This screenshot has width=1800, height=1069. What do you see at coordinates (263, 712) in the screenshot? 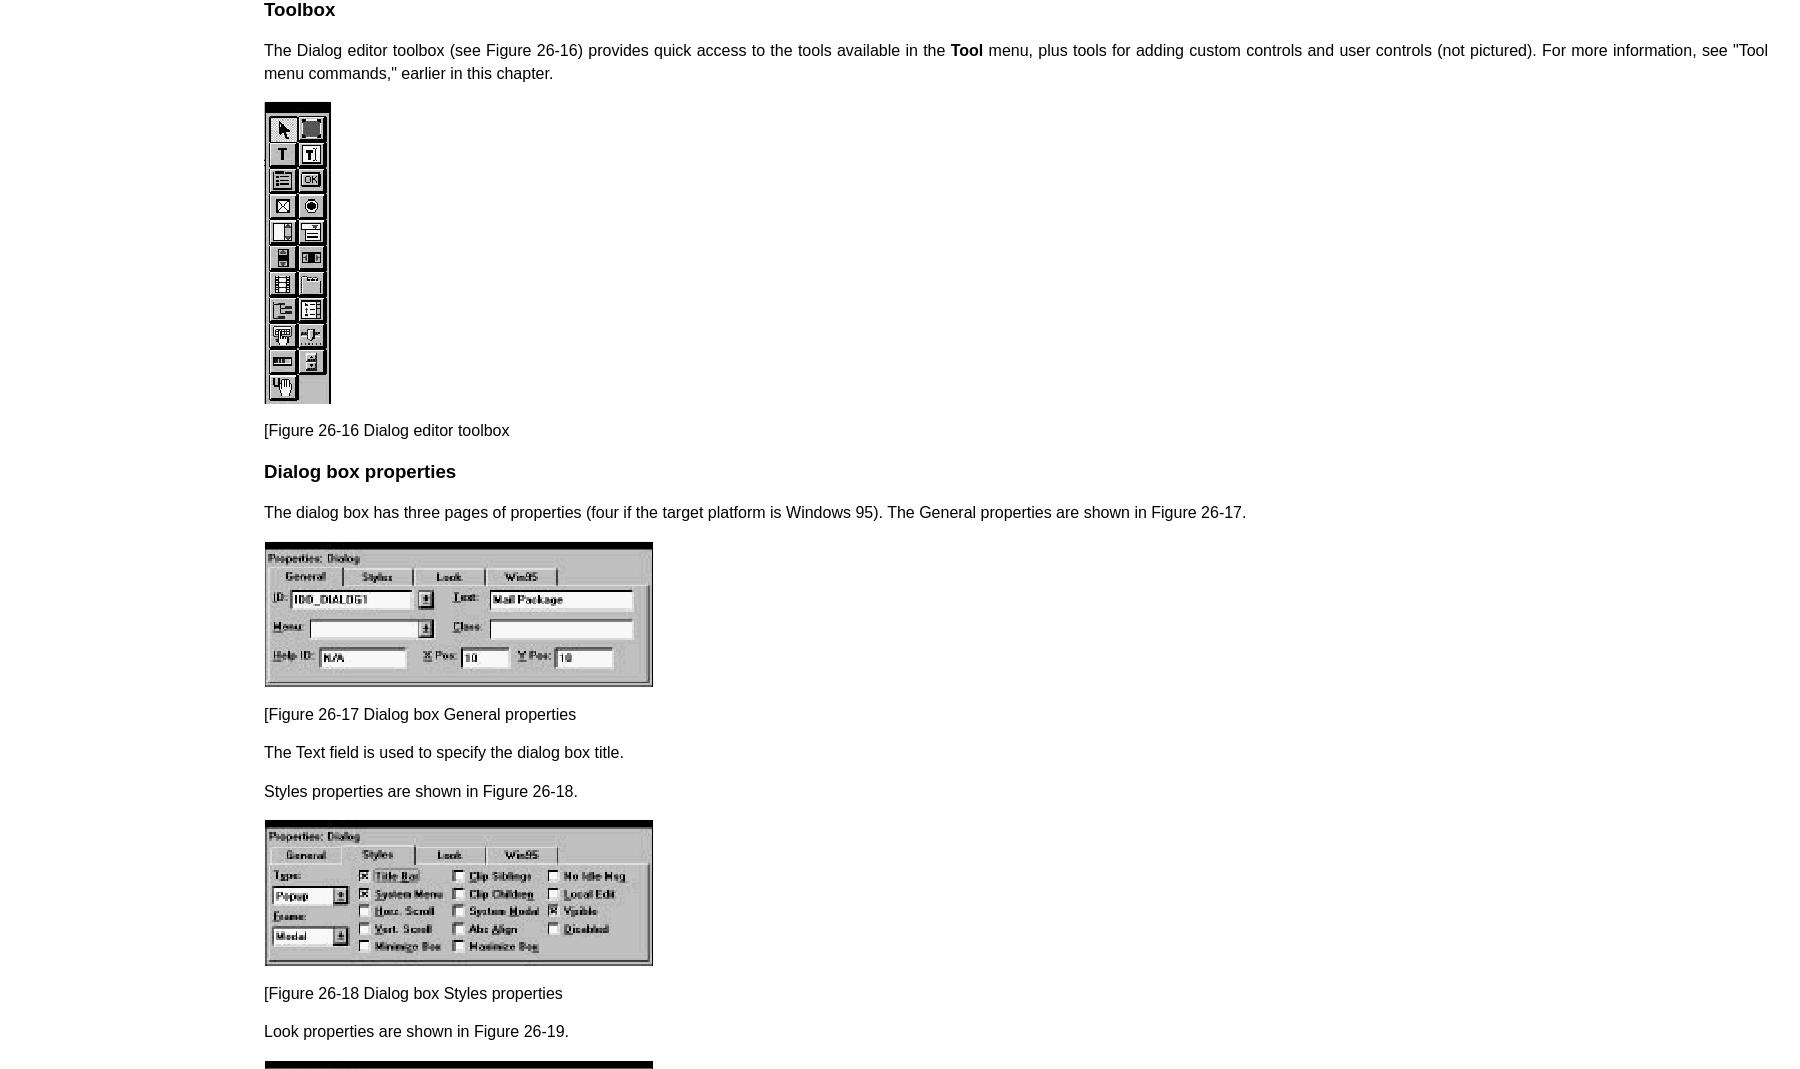
I see `'[Figure 26-17 Dialog box General properties'` at bounding box center [263, 712].